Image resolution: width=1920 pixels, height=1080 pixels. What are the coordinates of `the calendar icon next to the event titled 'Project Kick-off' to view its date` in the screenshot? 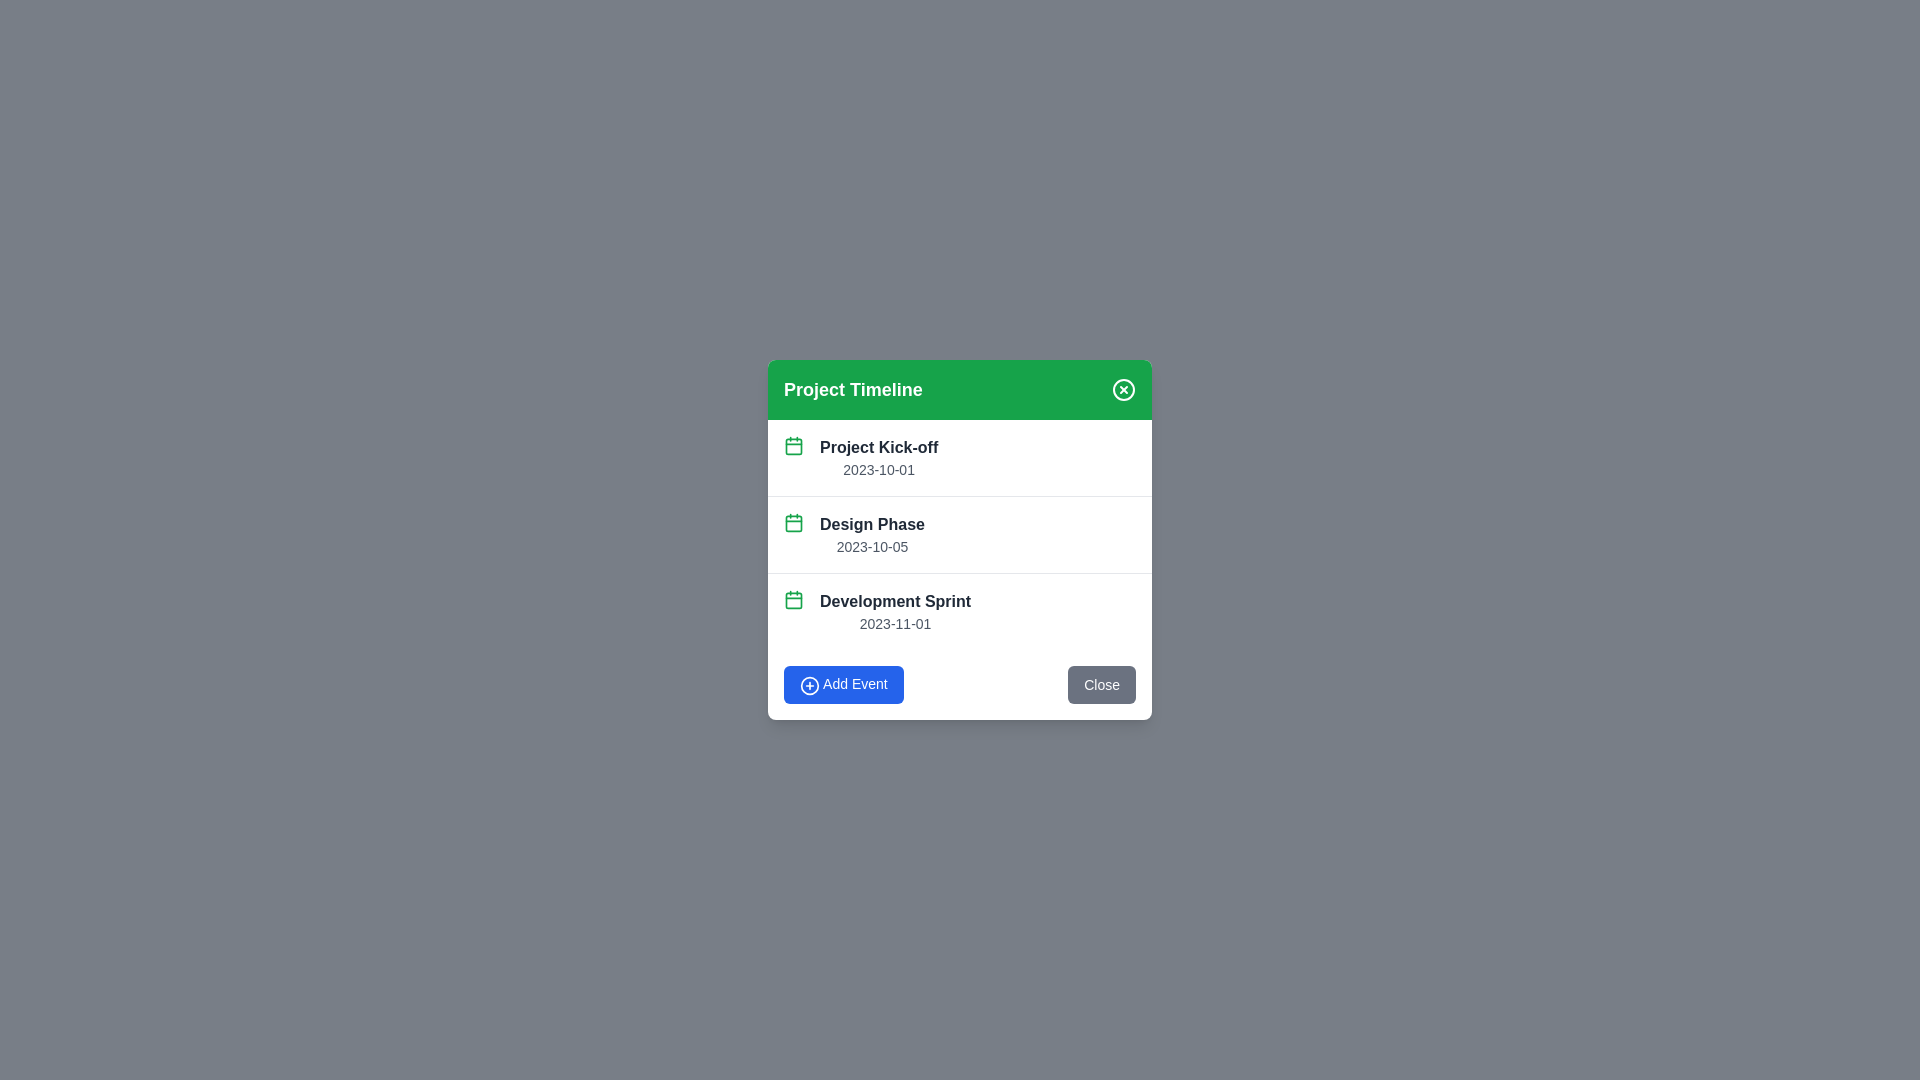 It's located at (792, 445).